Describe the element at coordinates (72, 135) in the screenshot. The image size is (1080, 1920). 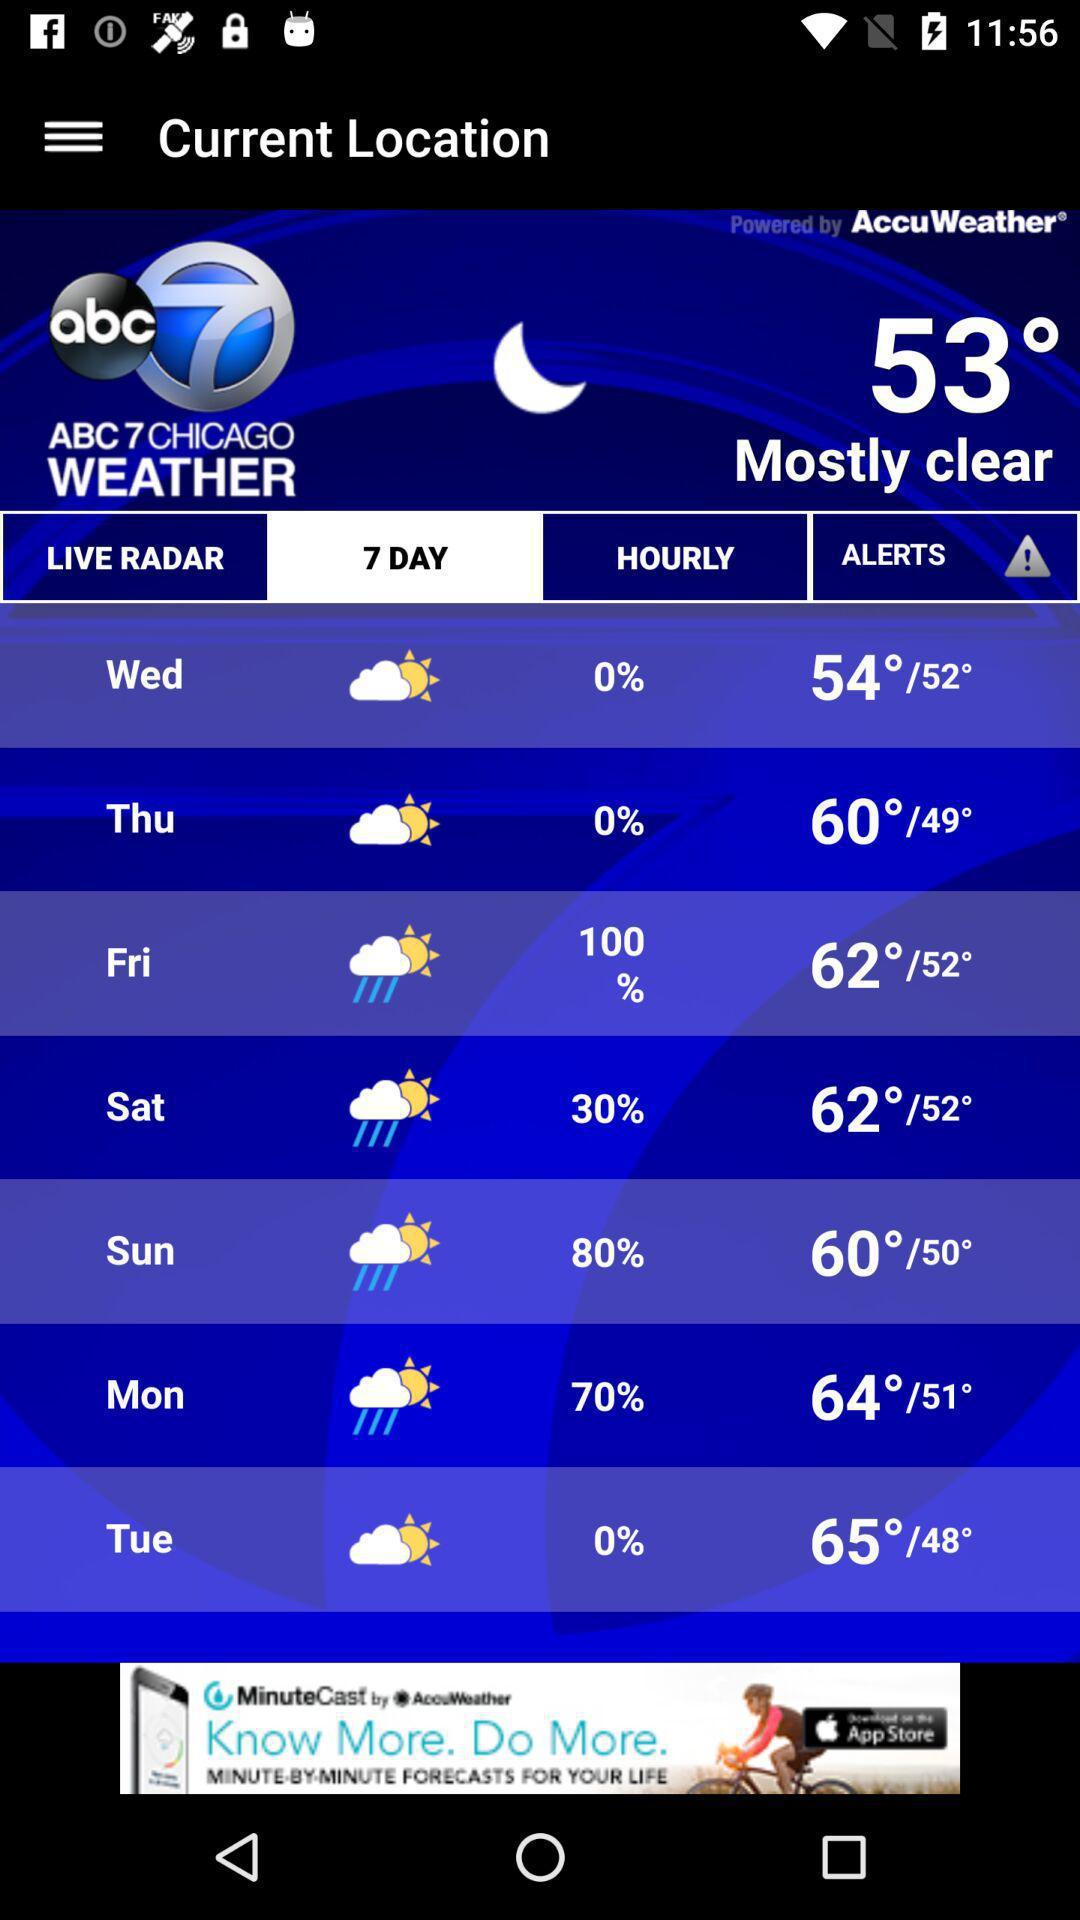
I see `click the menu option` at that location.